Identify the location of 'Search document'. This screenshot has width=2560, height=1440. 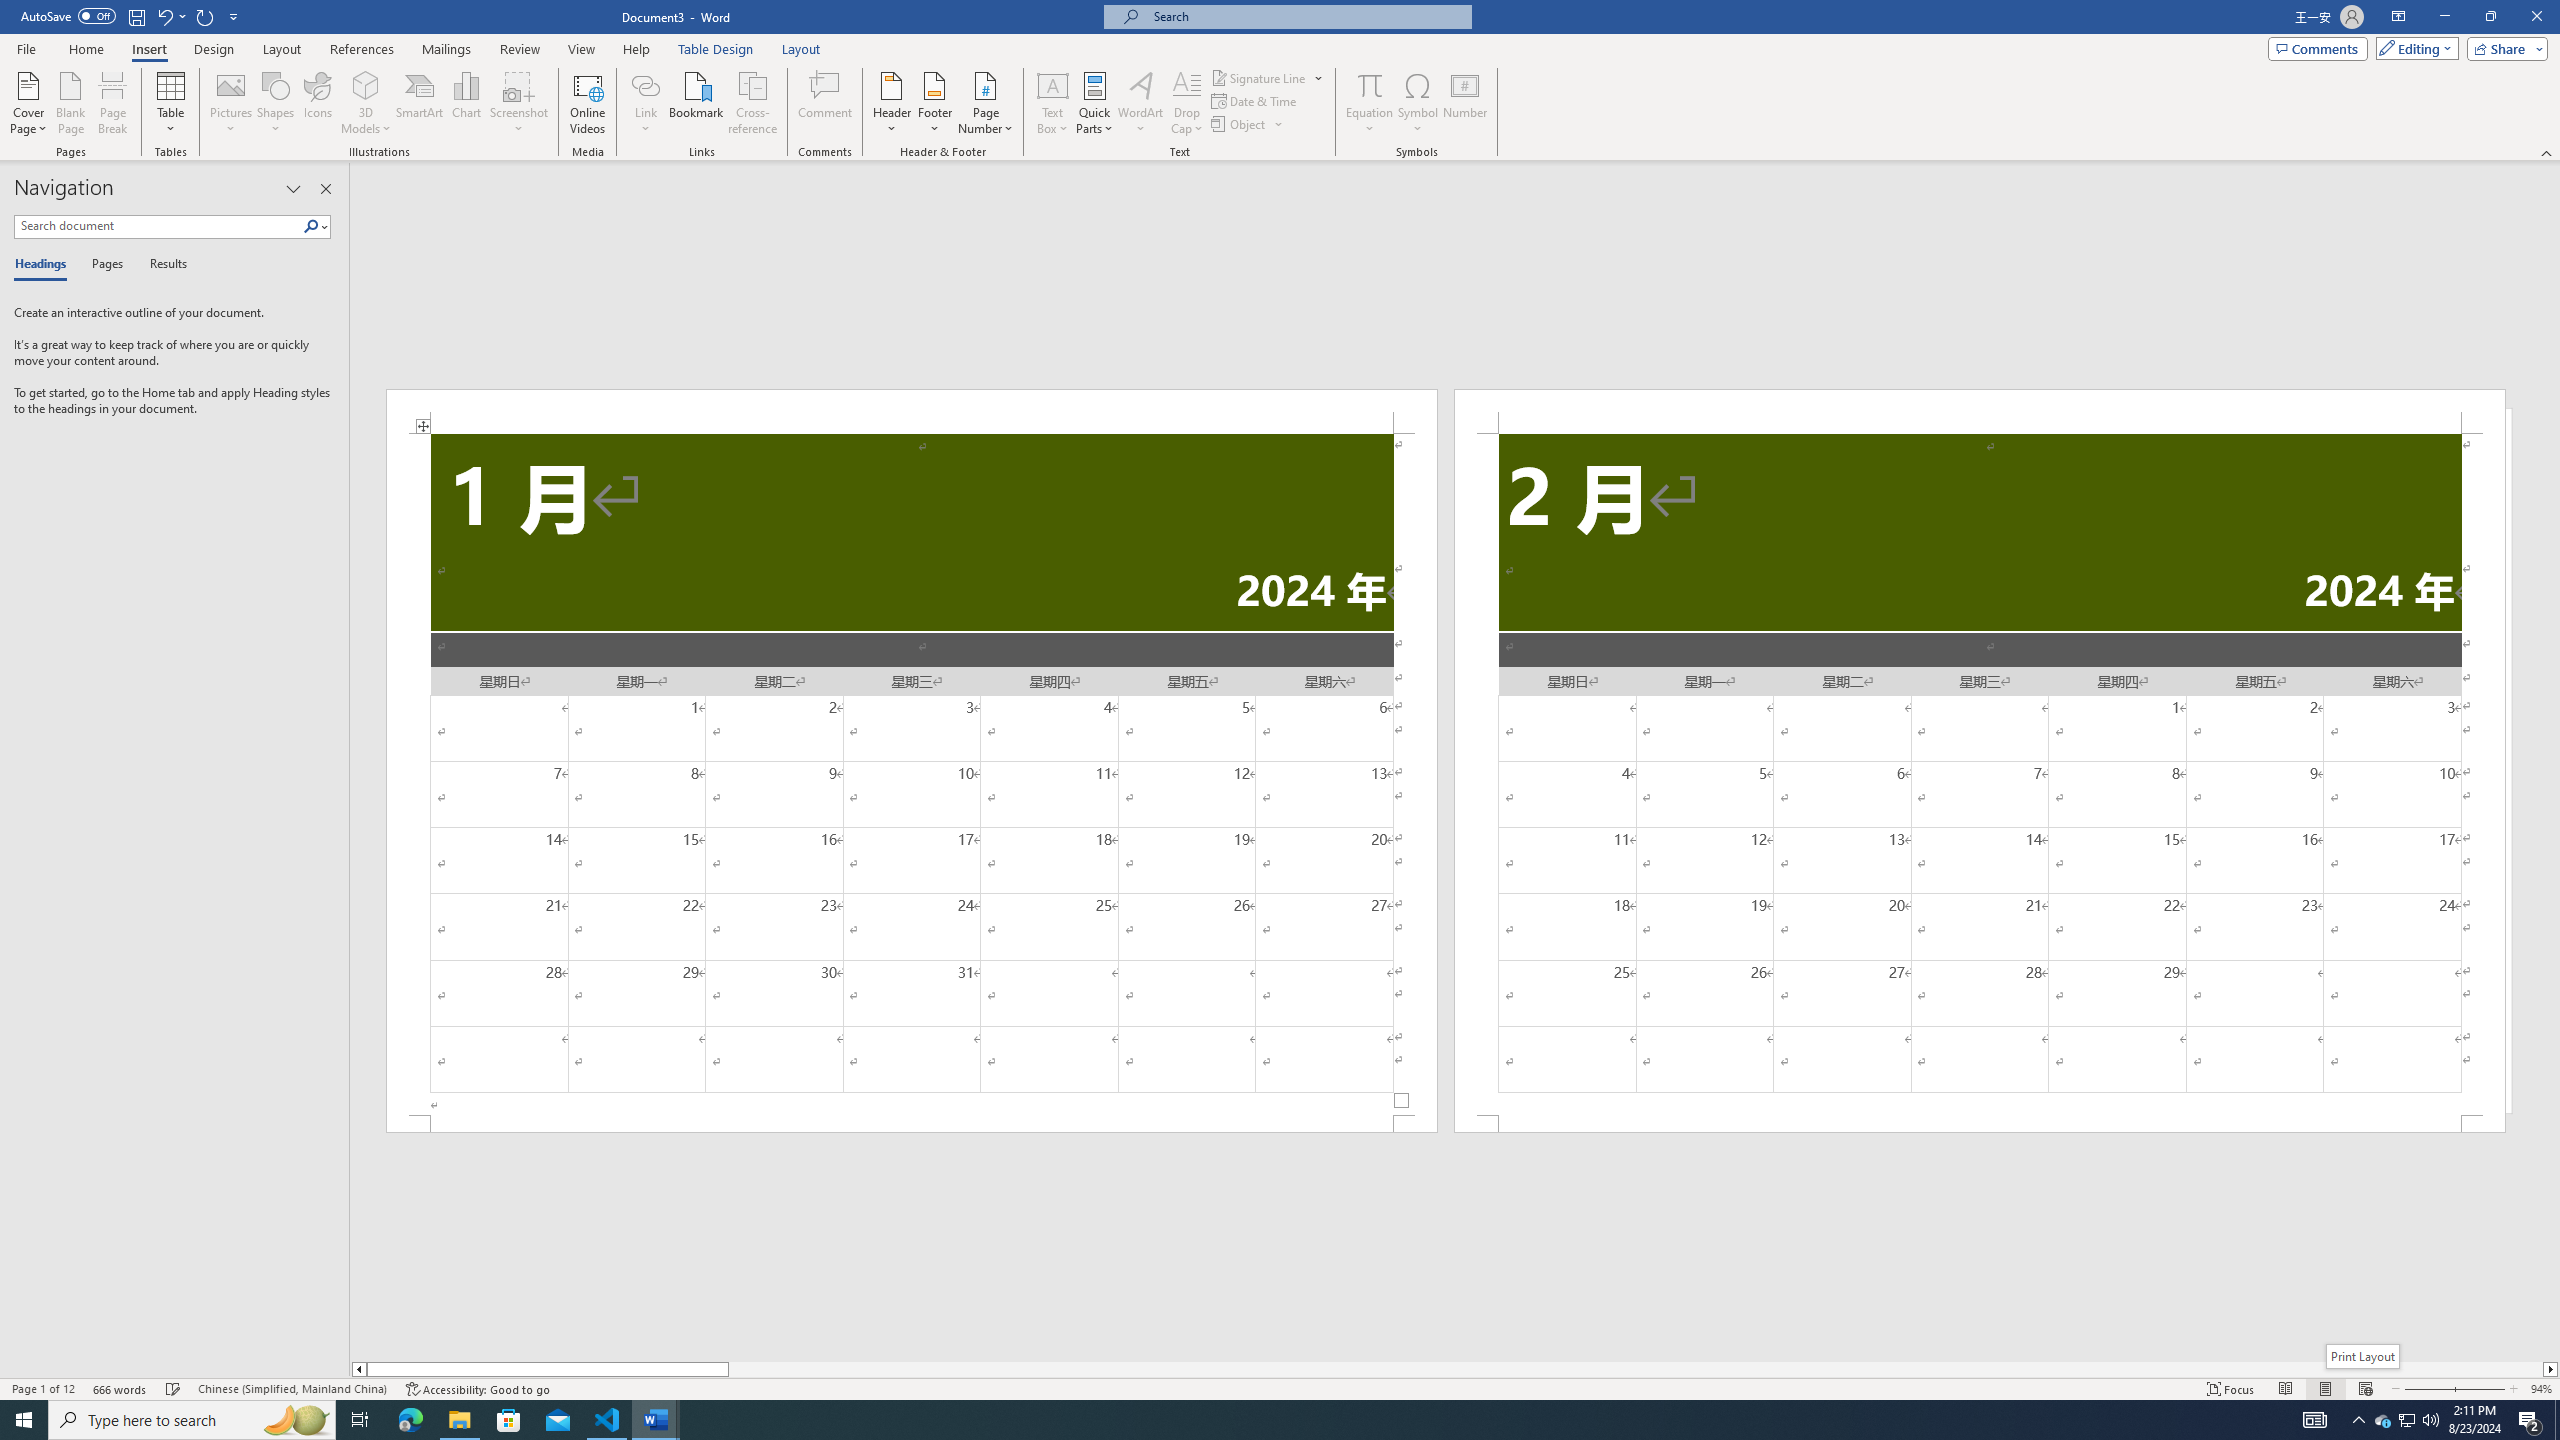
(158, 225).